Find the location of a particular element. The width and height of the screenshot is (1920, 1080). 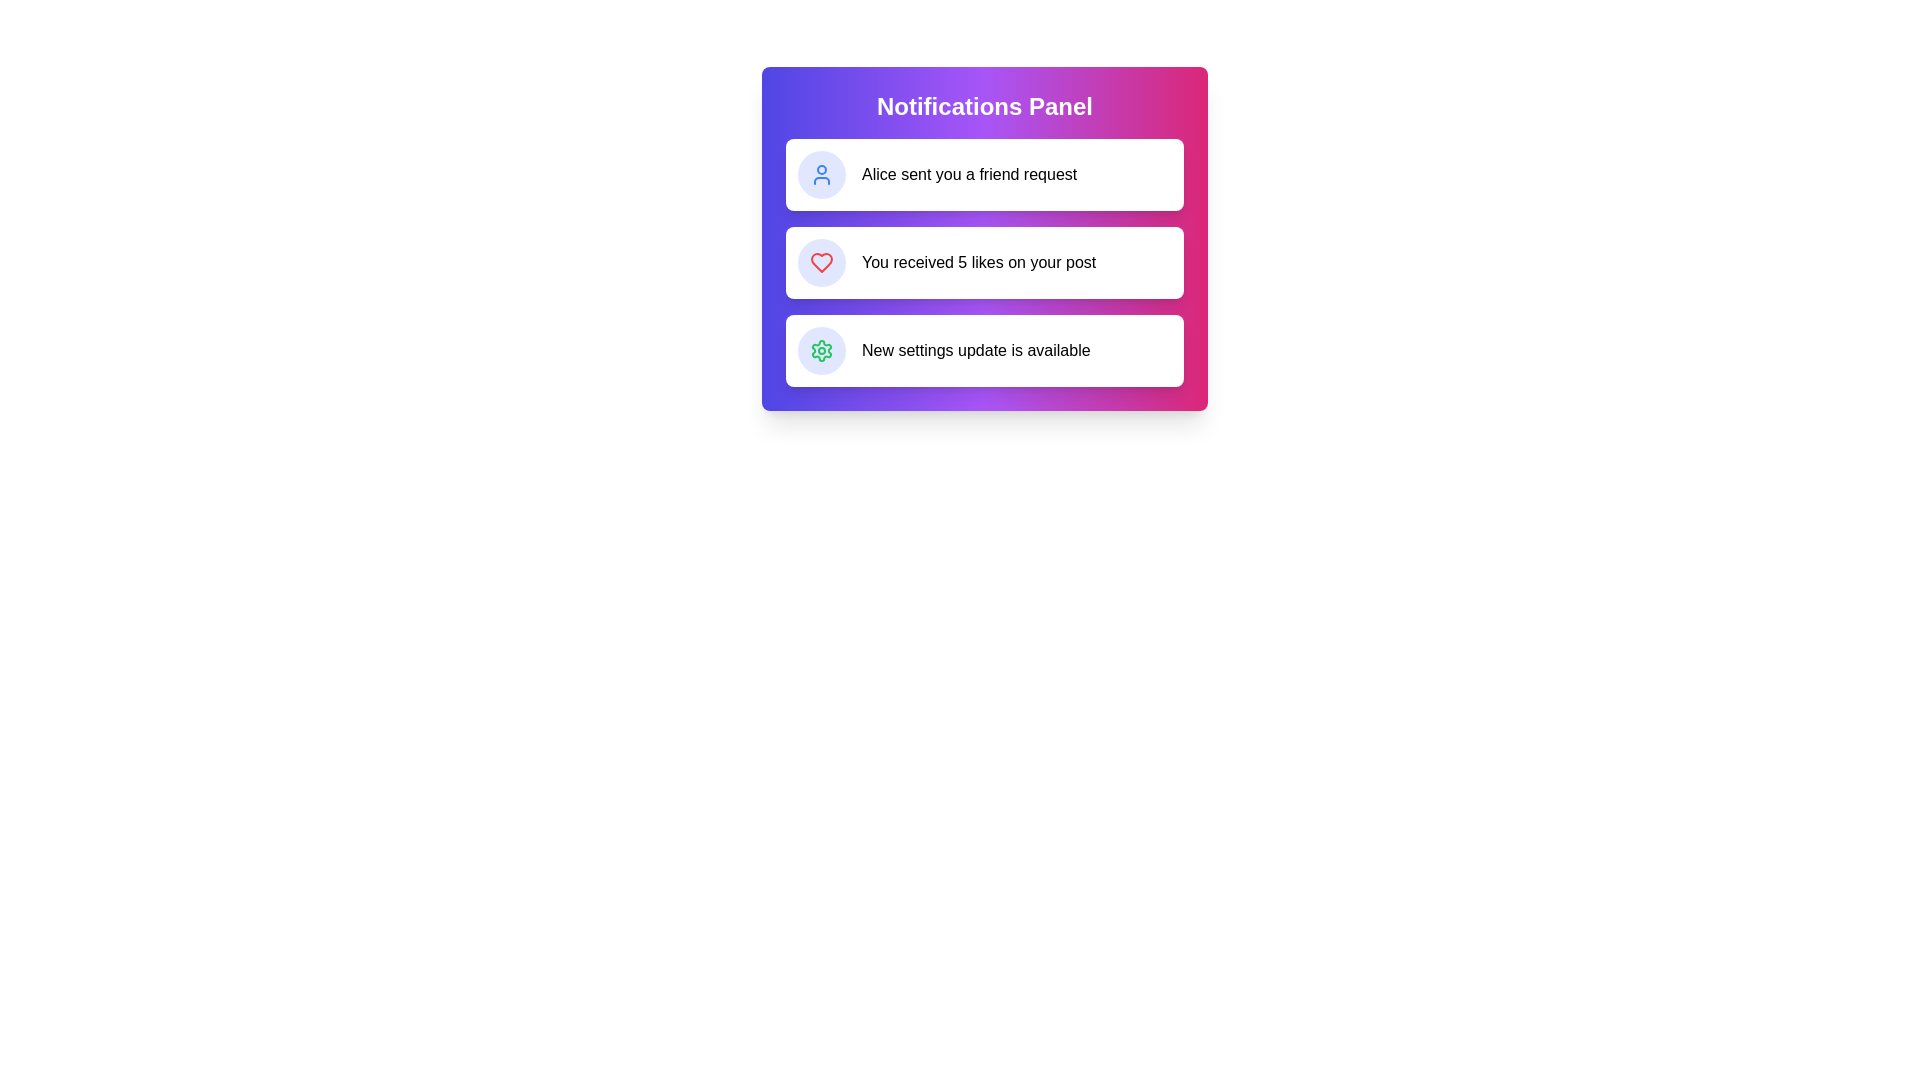

the icon representing notifications about settings updates located at the leftmost side of the third notification row inside the 'Notifications Panel' is located at coordinates (821, 350).